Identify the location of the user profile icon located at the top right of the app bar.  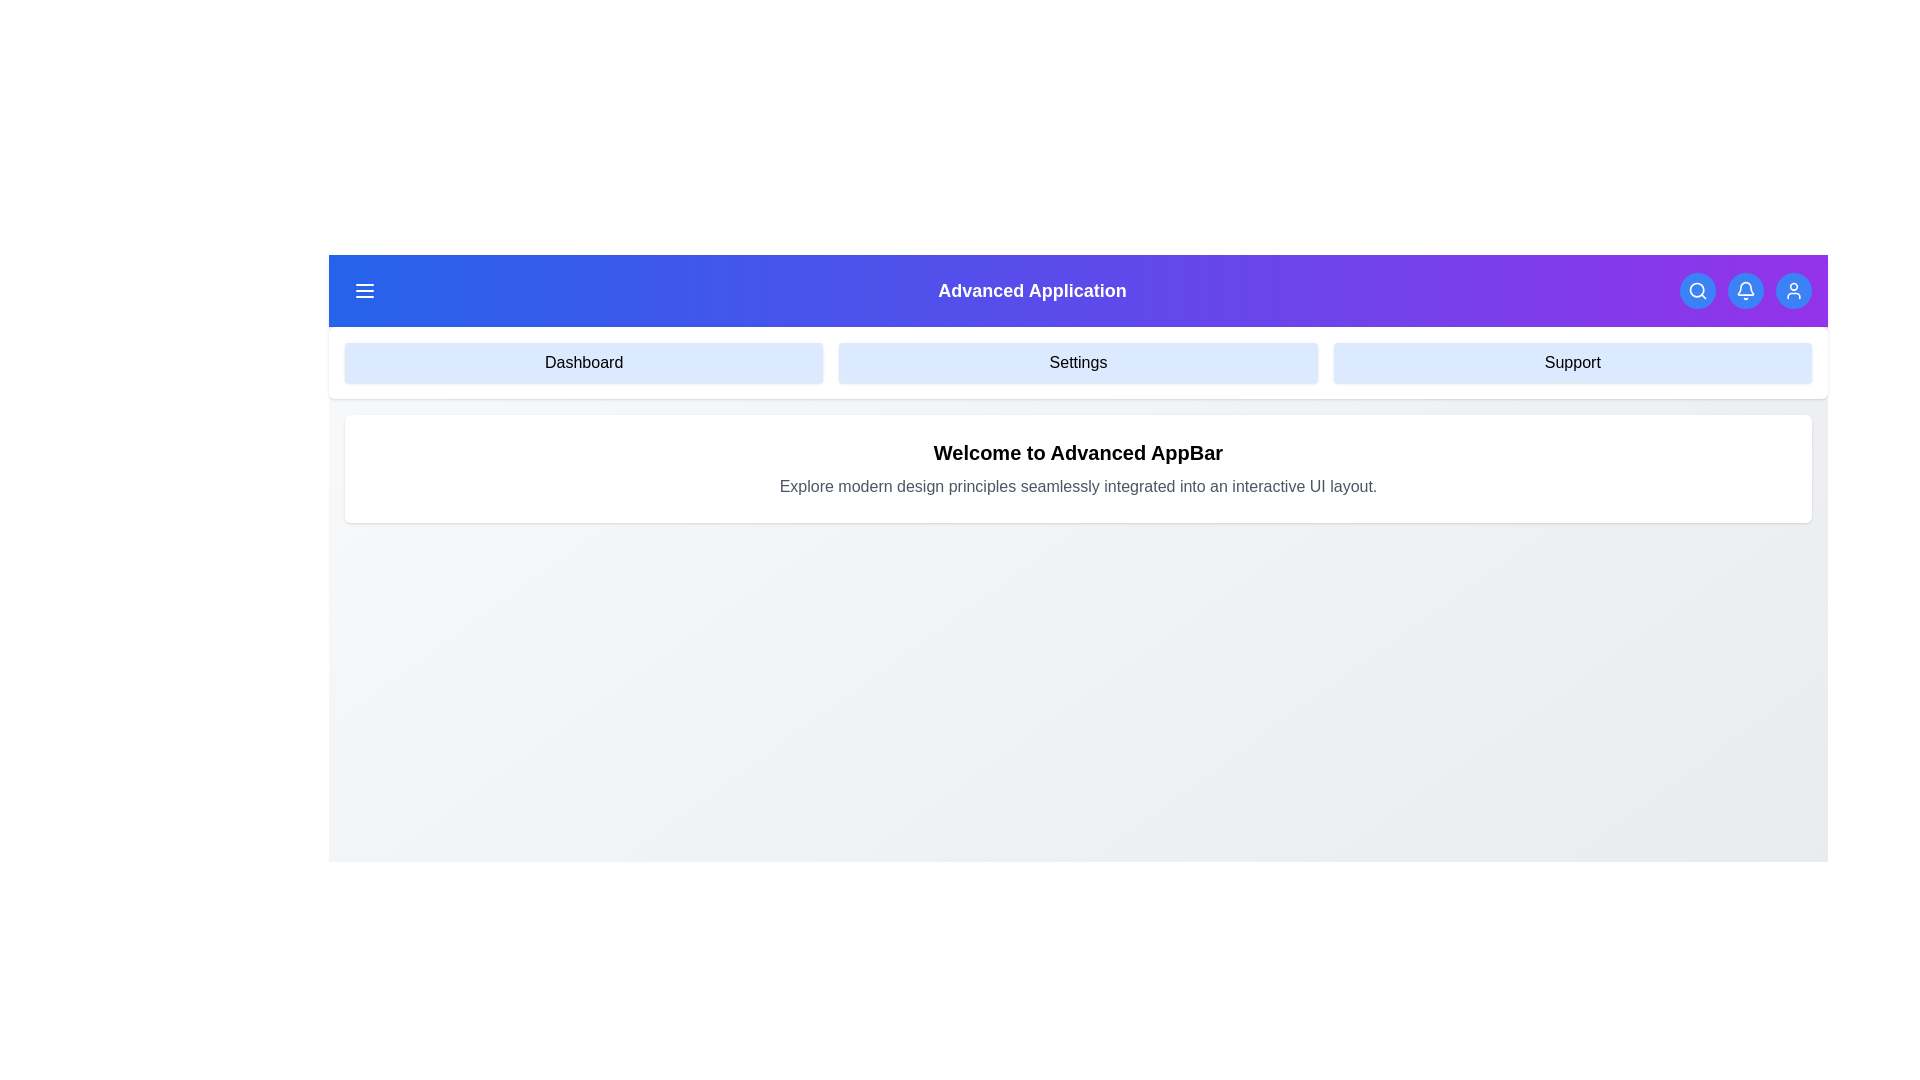
(1794, 290).